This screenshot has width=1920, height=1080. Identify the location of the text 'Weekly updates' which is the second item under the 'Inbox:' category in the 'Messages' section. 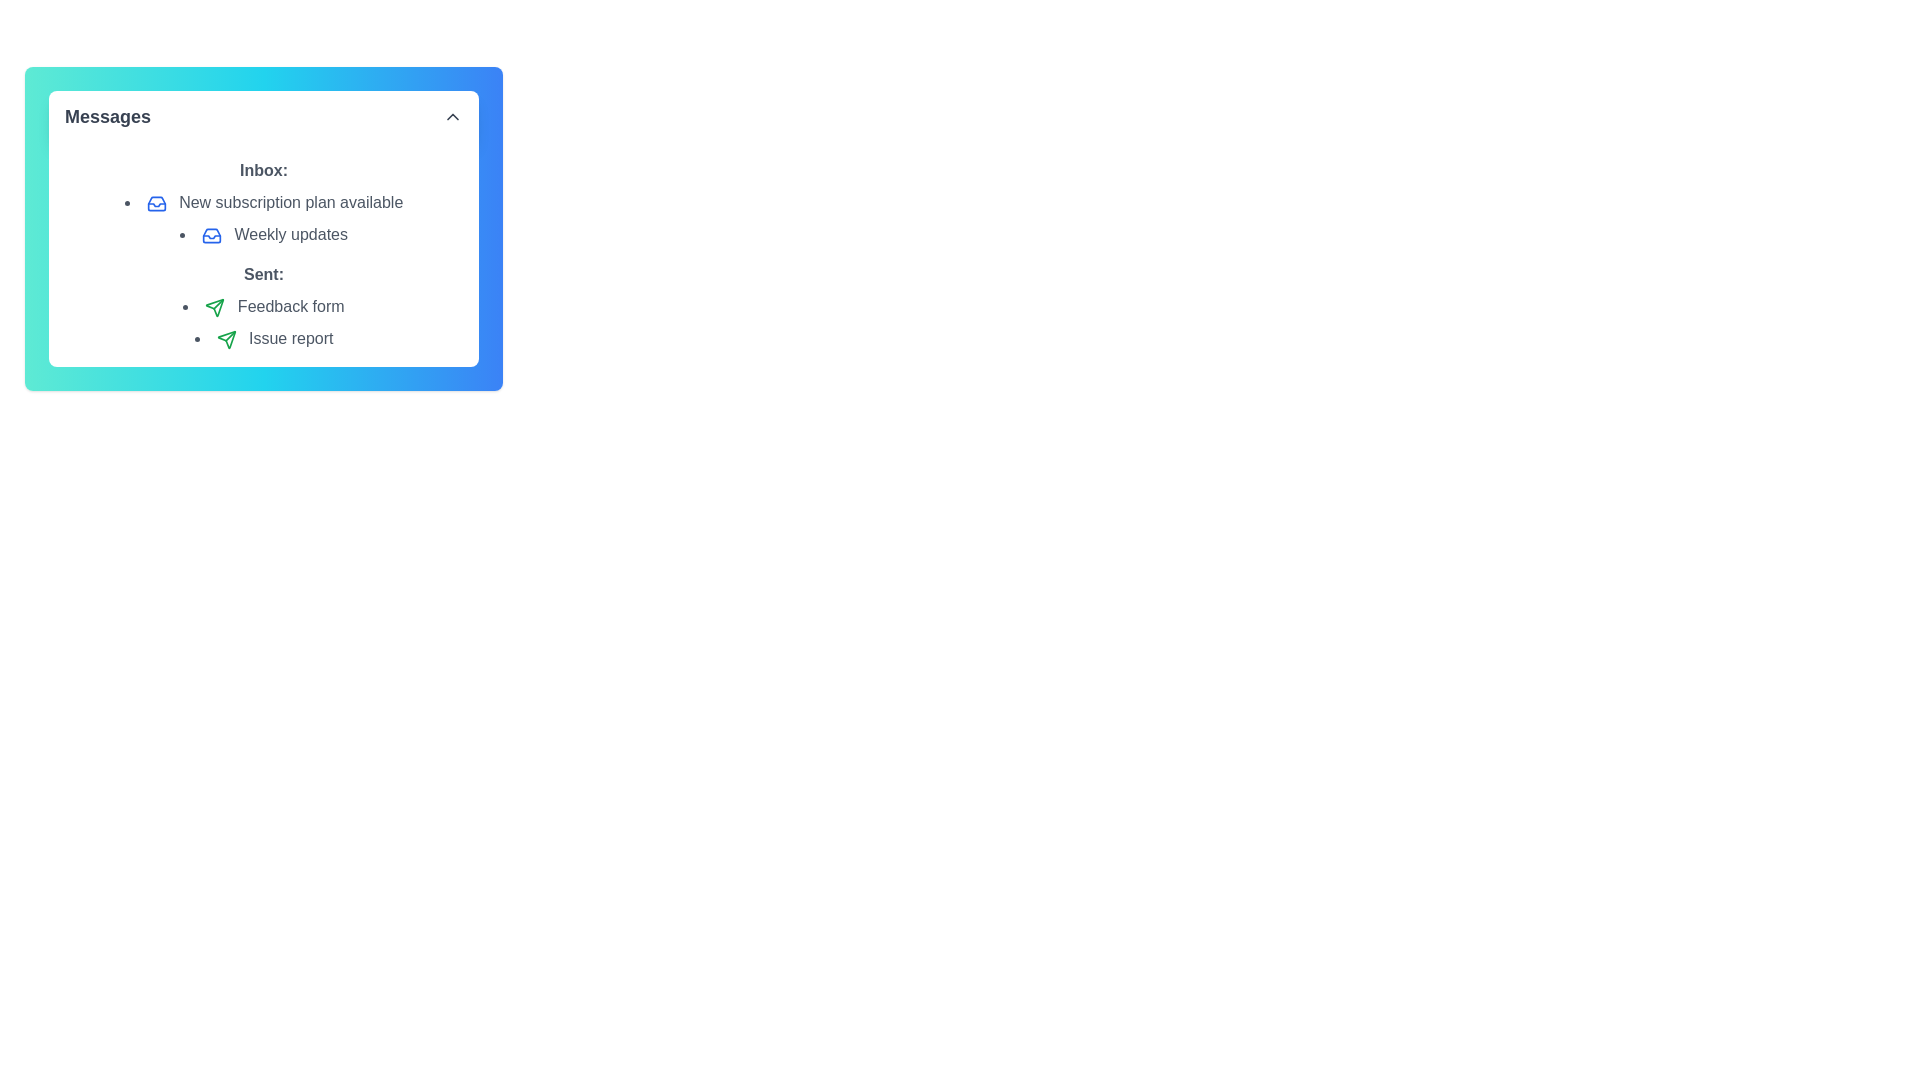
(263, 234).